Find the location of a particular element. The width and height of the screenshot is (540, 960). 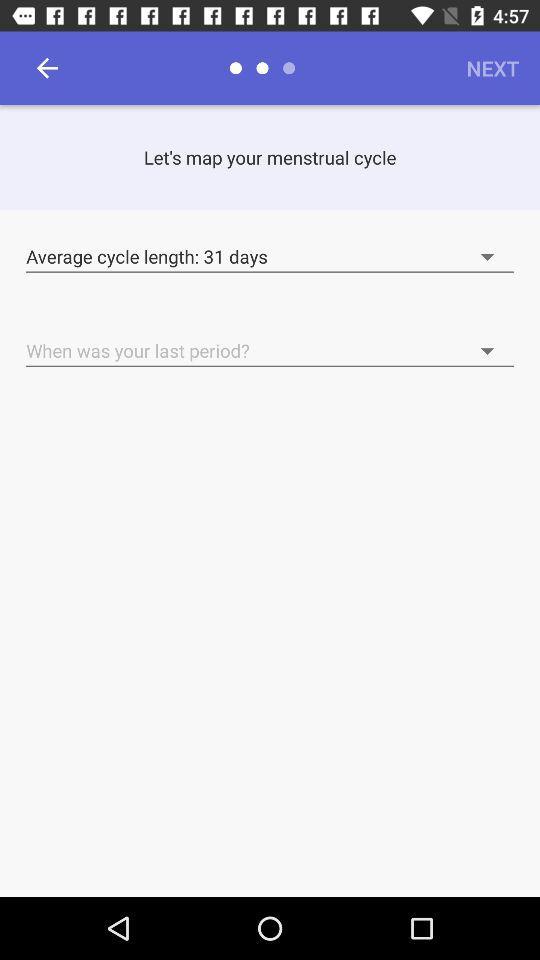

arrow symabol which is top left side is located at coordinates (47, 68).